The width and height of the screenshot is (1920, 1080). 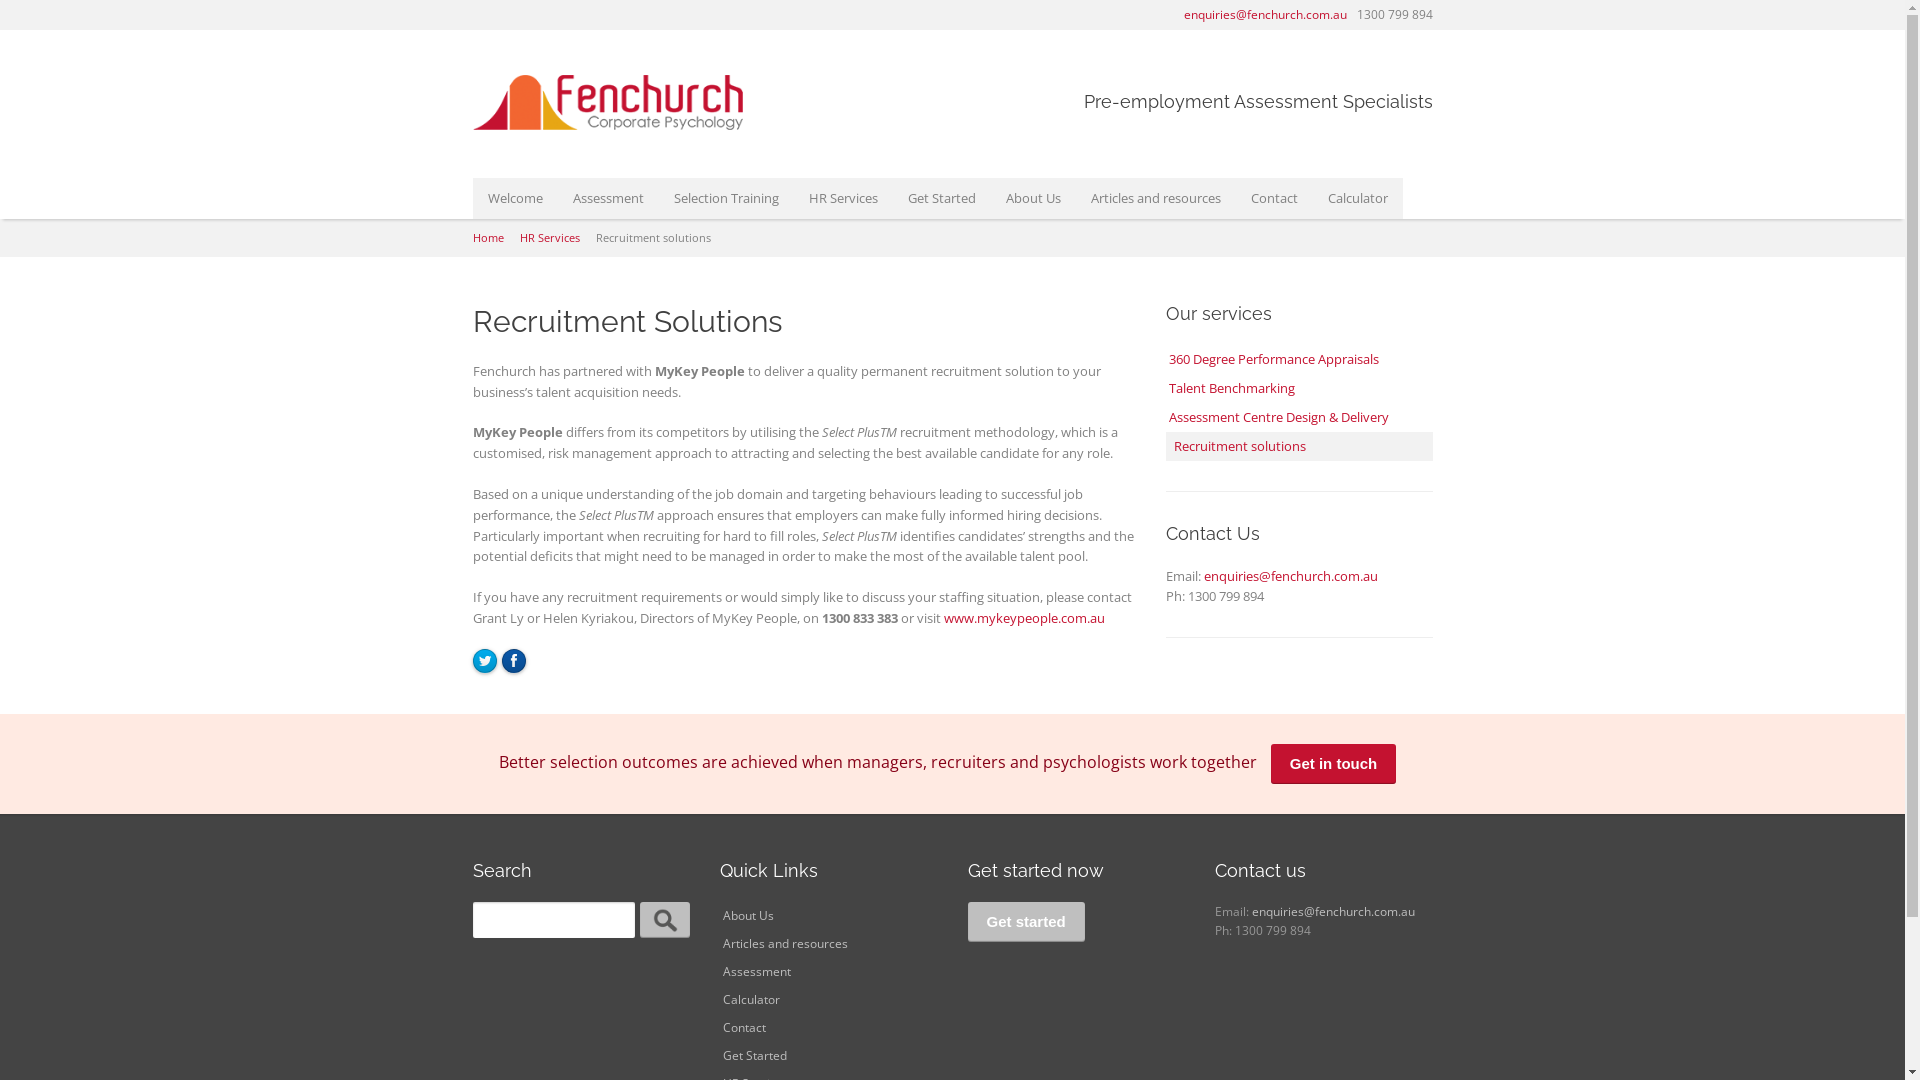 I want to click on 'Assessment Centre Design & Delivery', so click(x=1299, y=416).